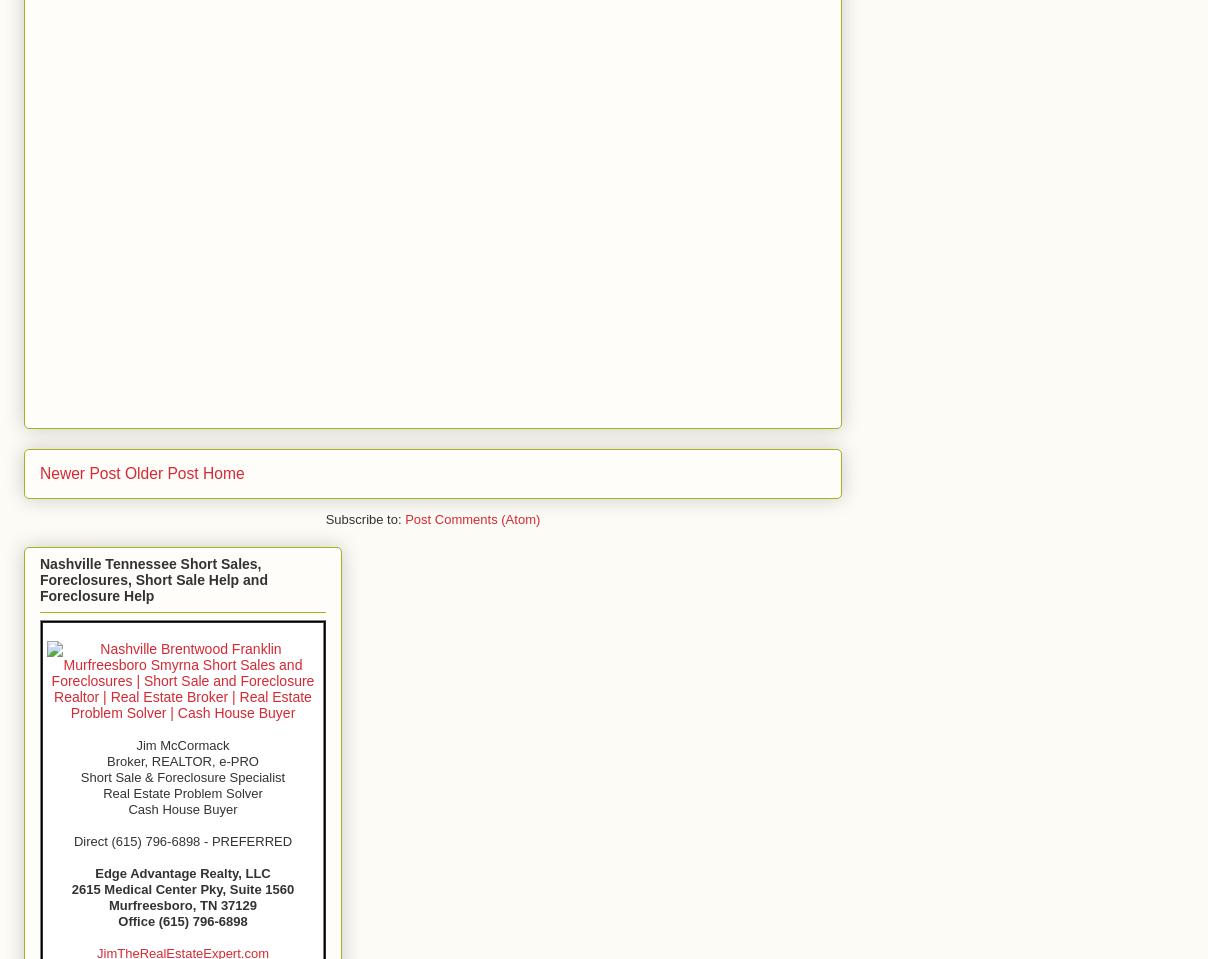 This screenshot has height=959, width=1208. Describe the element at coordinates (182, 744) in the screenshot. I see `'Jim McCormack'` at that location.